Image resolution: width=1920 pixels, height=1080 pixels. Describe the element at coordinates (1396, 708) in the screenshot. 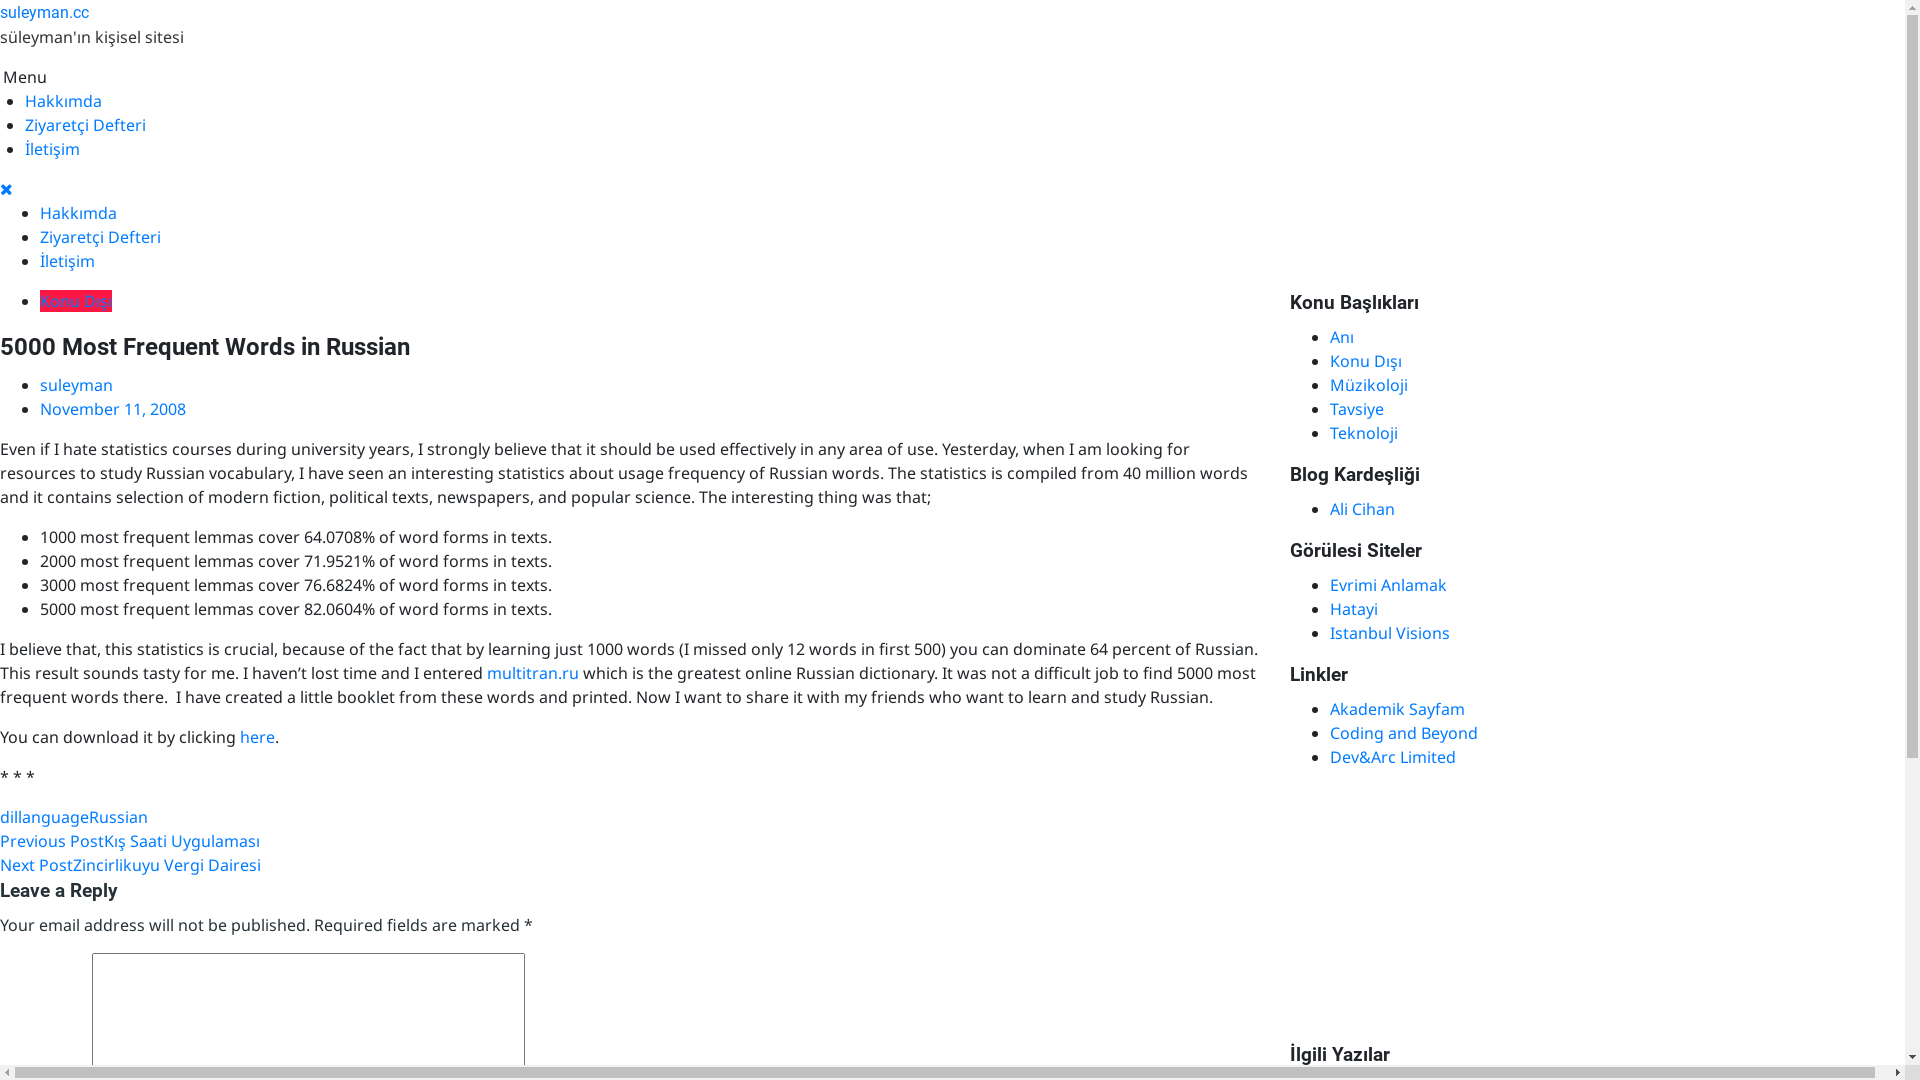

I see `'Akademik Sayfam'` at that location.